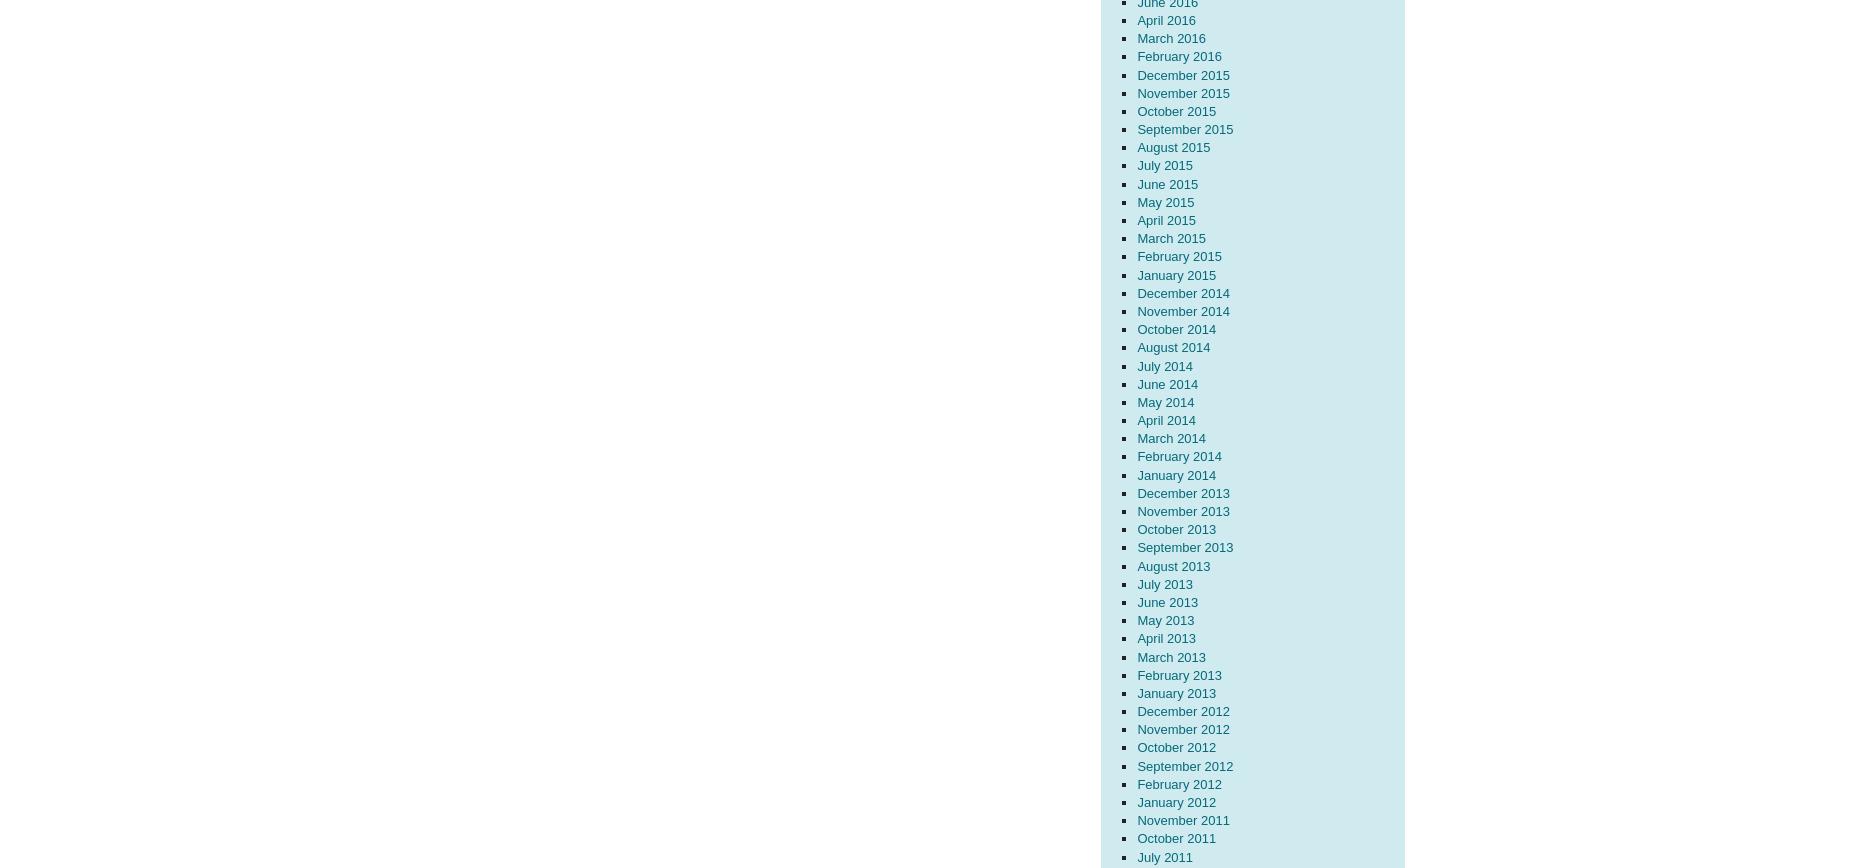 The width and height of the screenshot is (1850, 868). What do you see at coordinates (1175, 838) in the screenshot?
I see `'October 2011'` at bounding box center [1175, 838].